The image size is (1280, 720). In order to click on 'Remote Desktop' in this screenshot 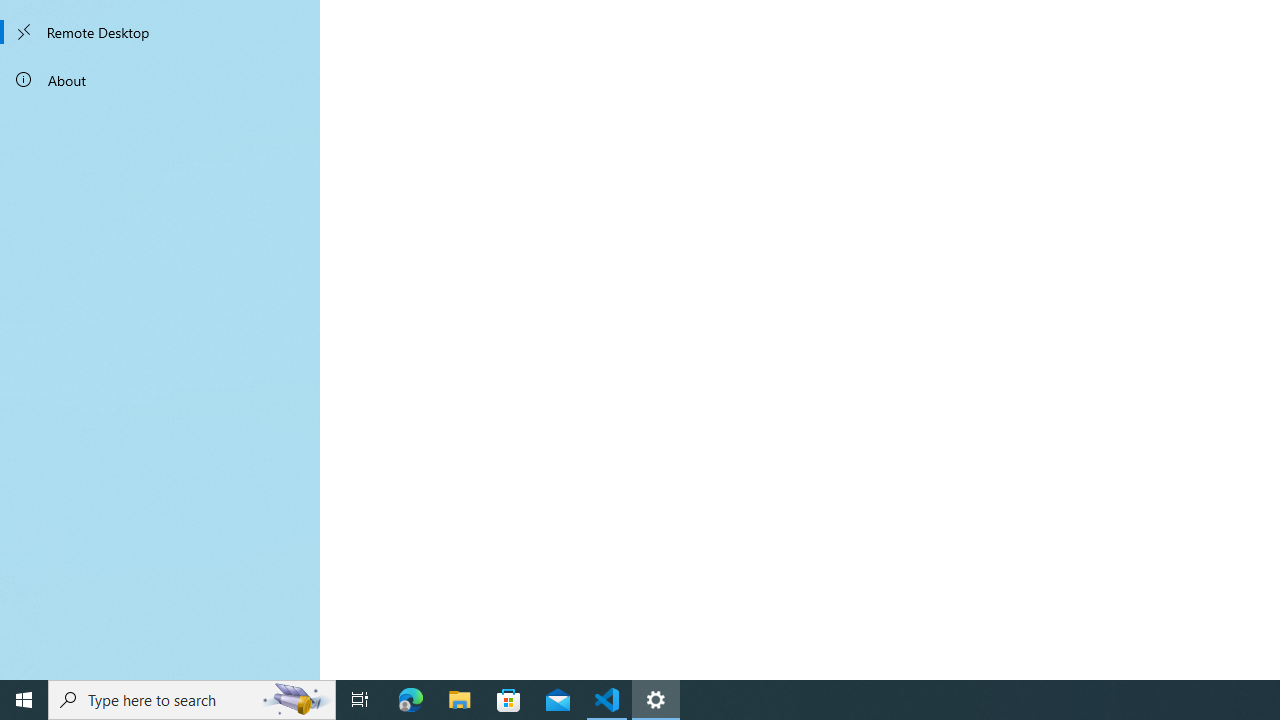, I will do `click(160, 32)`.